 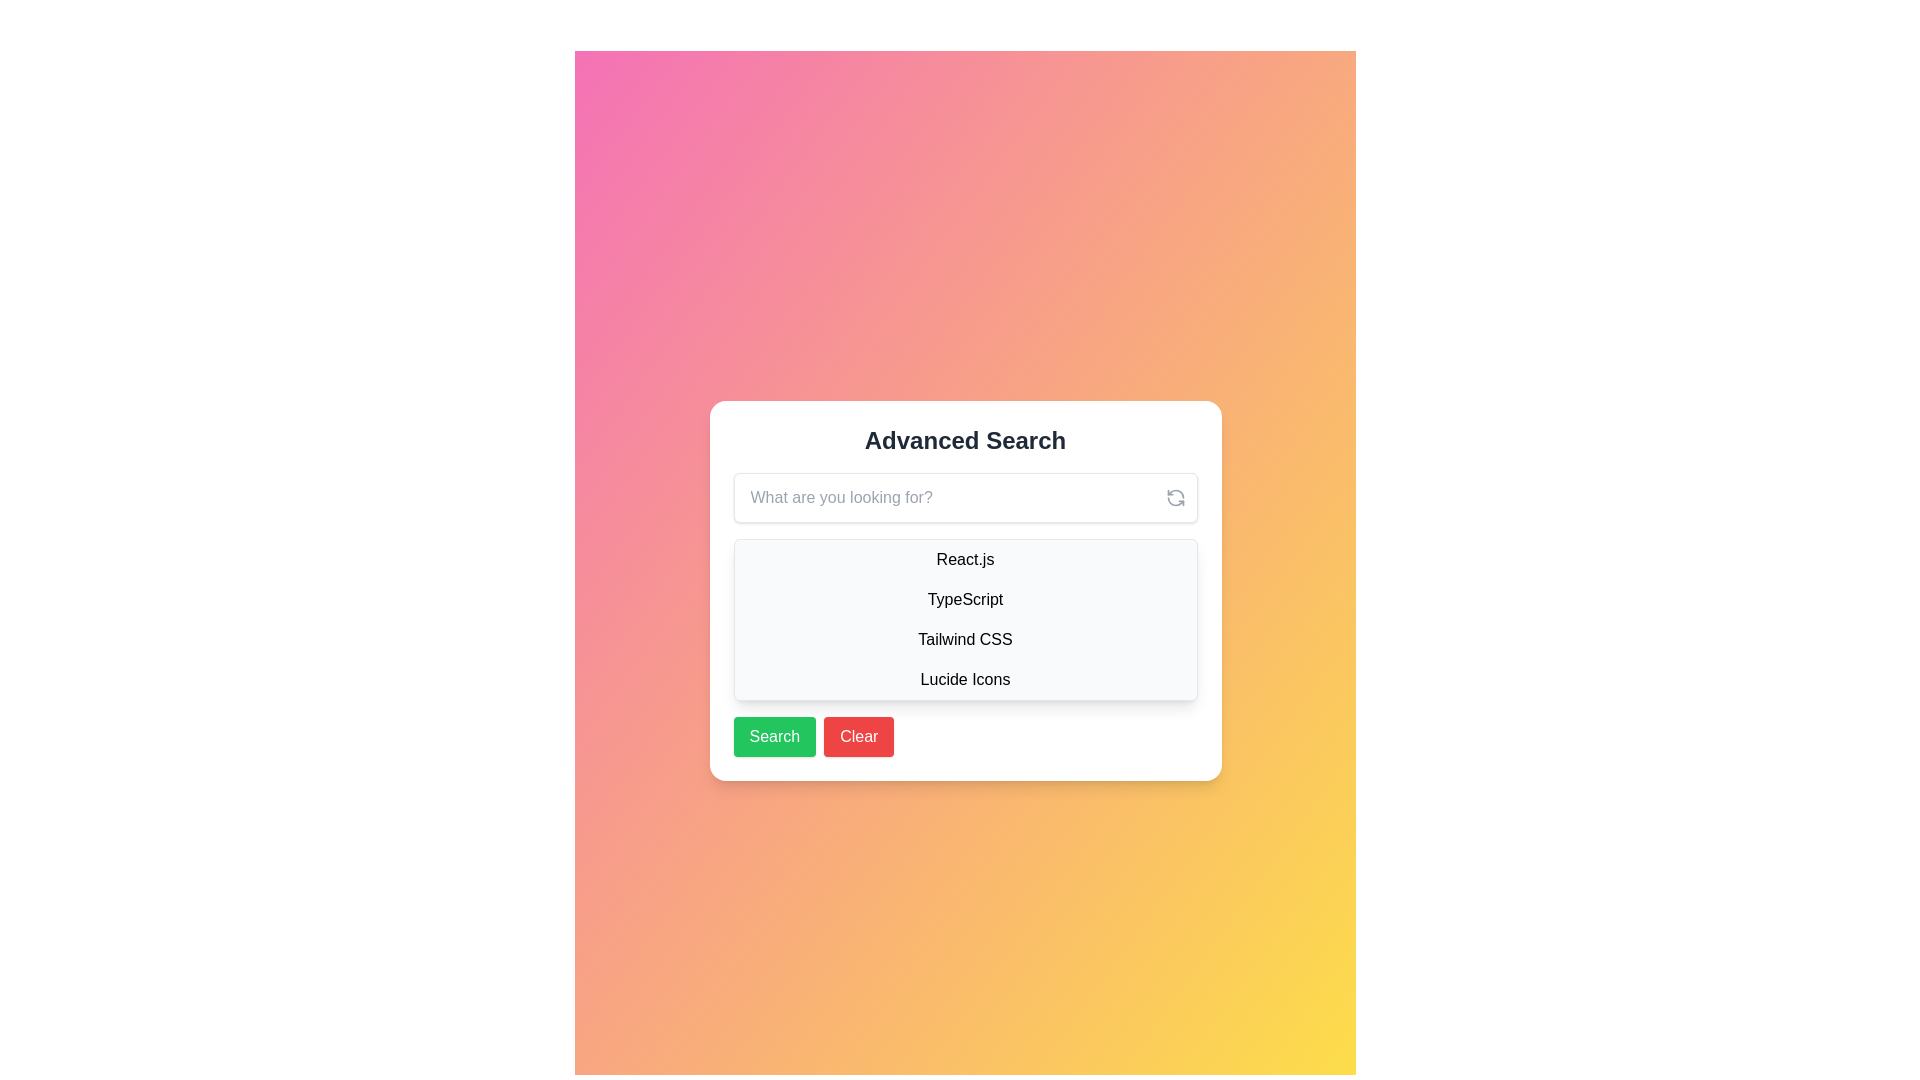 I want to click on the search button located at the bottom-left corner of the central panel to initiate the search operation based on the user's input, so click(x=773, y=736).